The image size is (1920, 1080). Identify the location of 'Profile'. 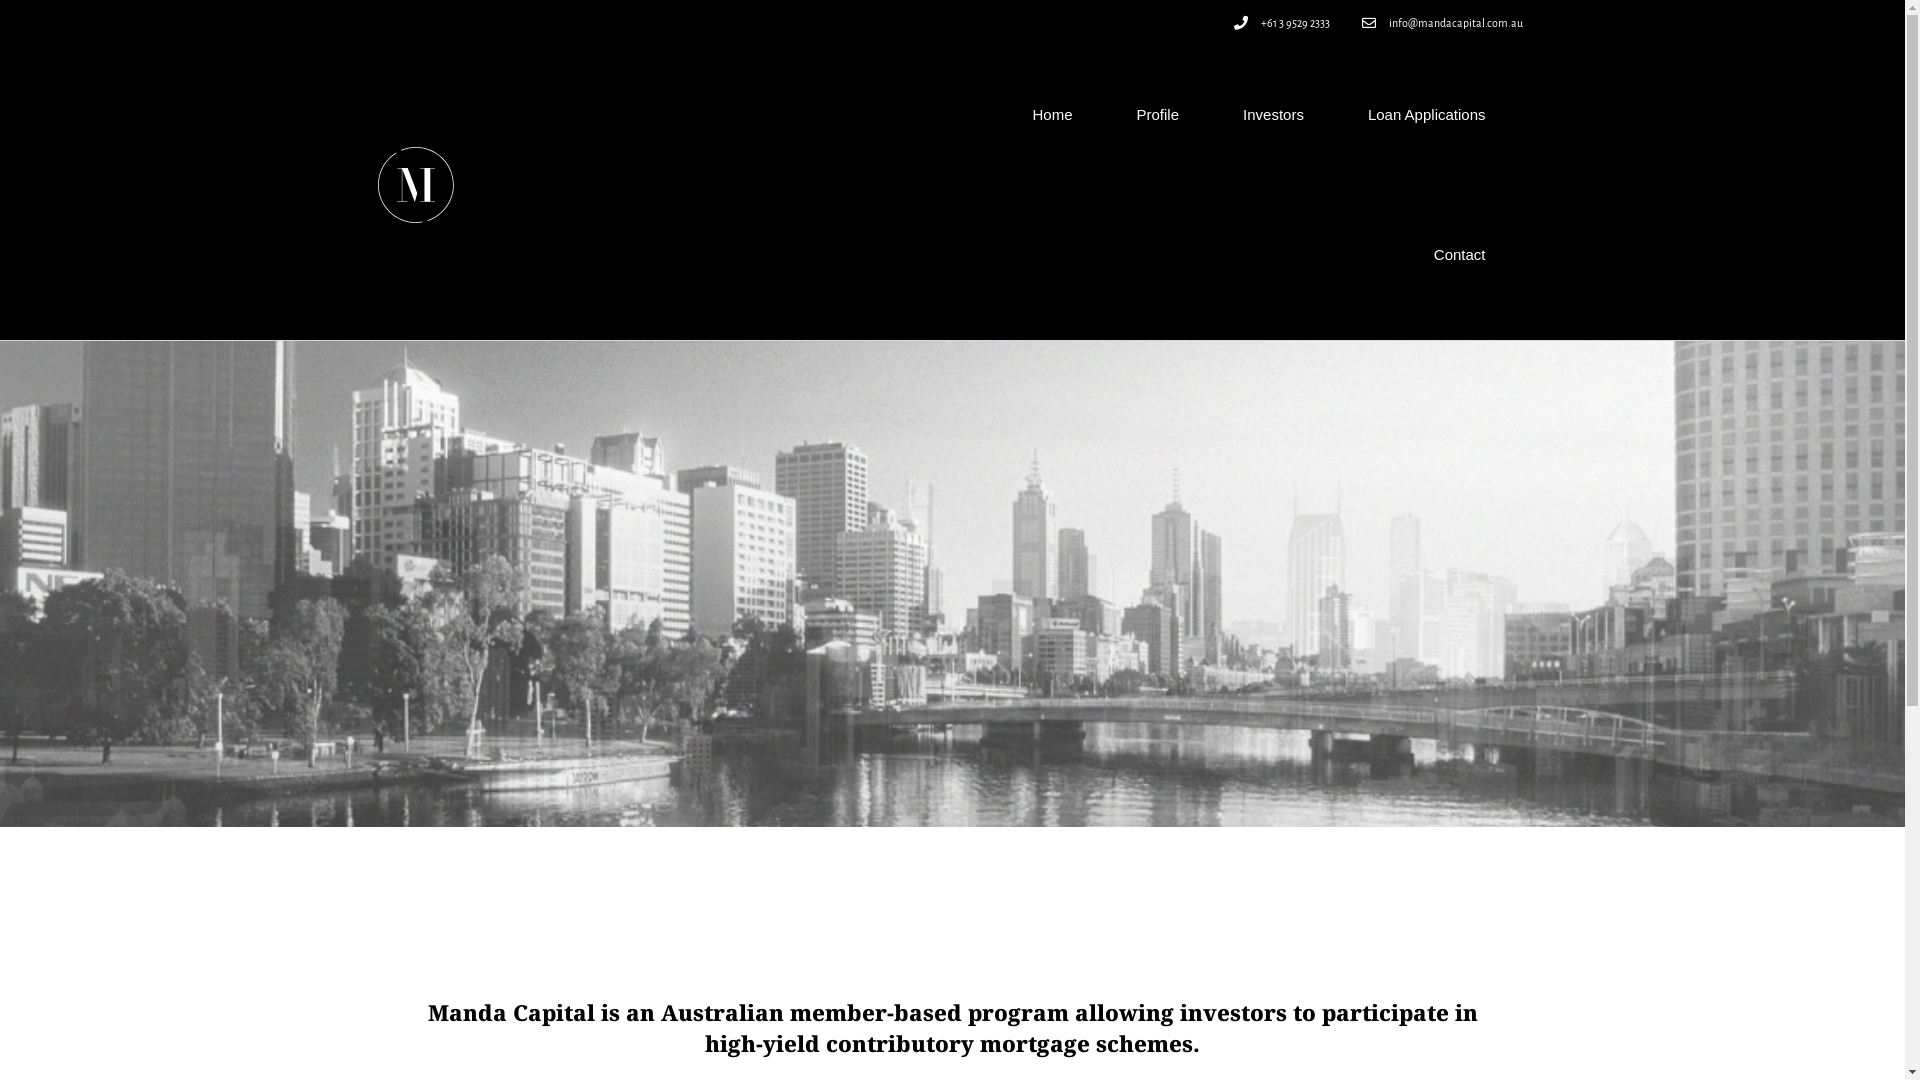
(1158, 115).